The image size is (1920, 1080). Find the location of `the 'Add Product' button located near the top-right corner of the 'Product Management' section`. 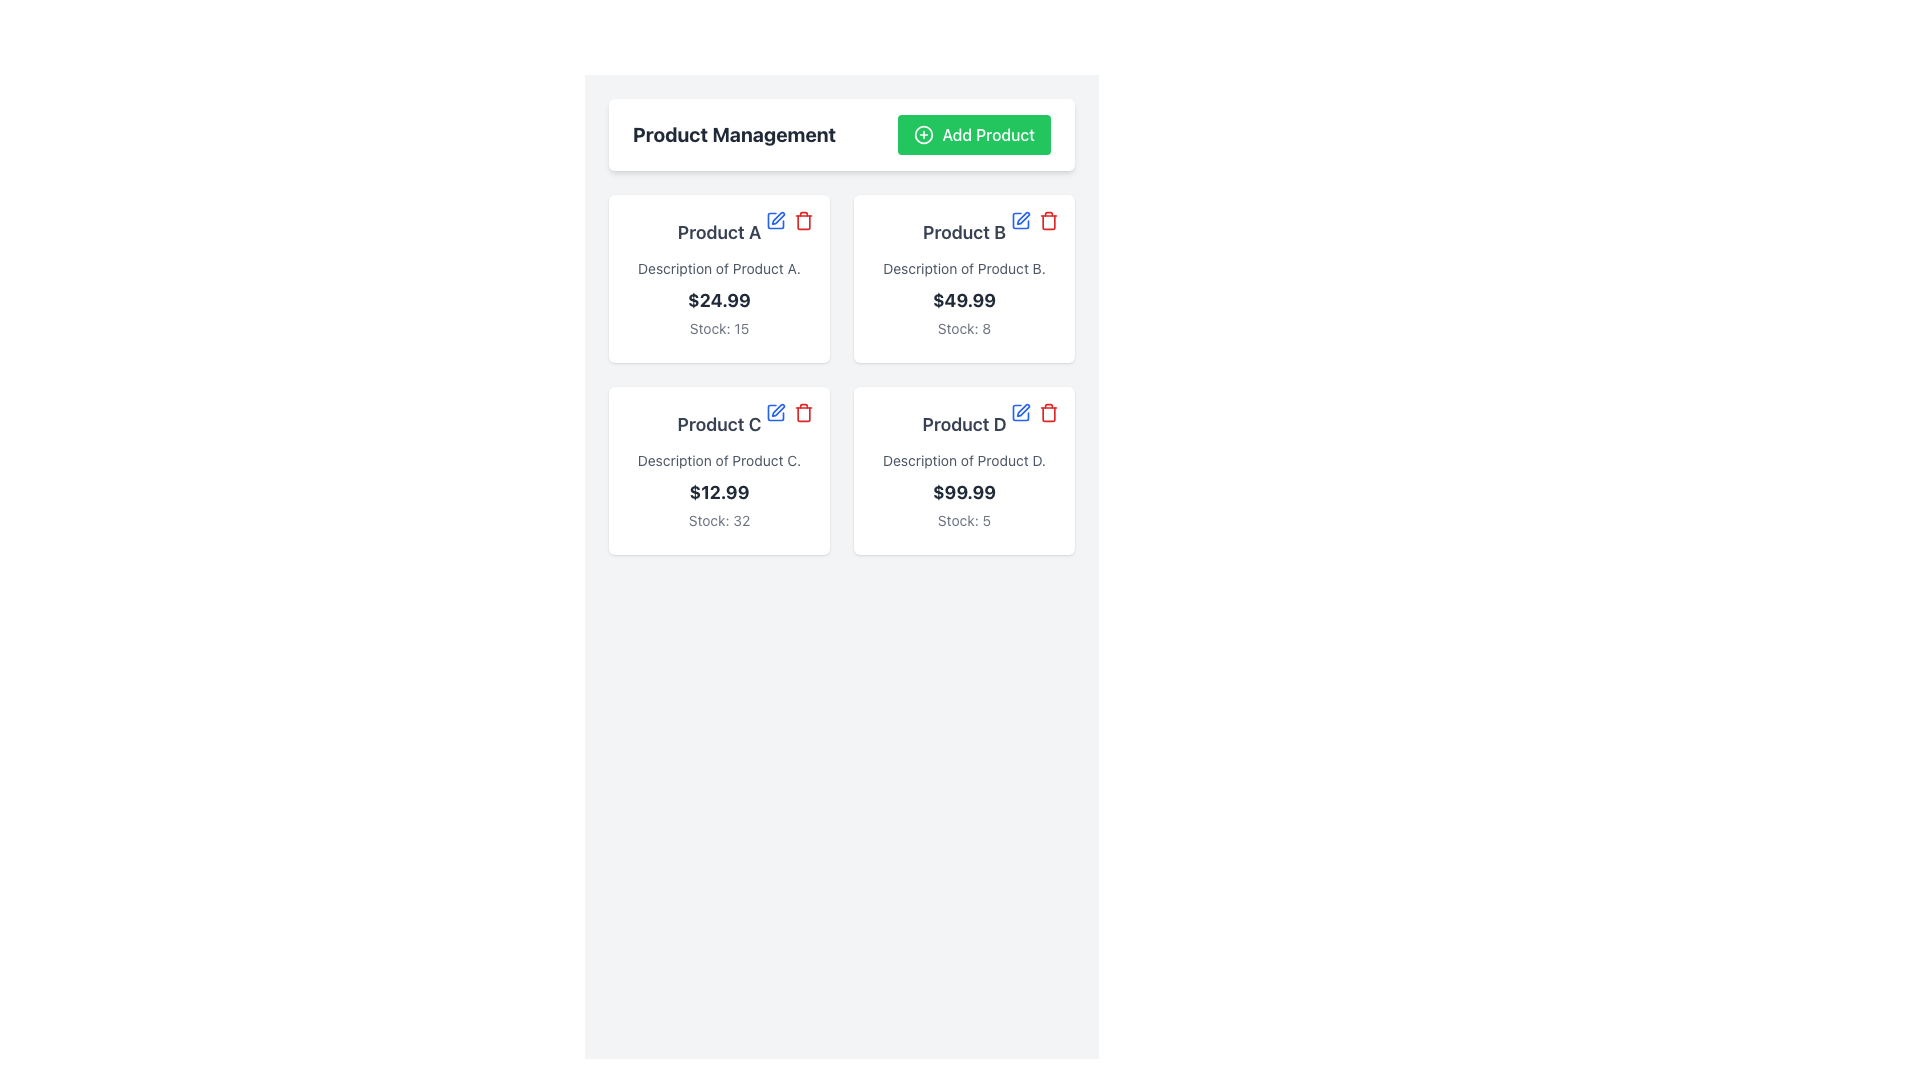

the 'Add Product' button located near the top-right corner of the 'Product Management' section is located at coordinates (974, 135).